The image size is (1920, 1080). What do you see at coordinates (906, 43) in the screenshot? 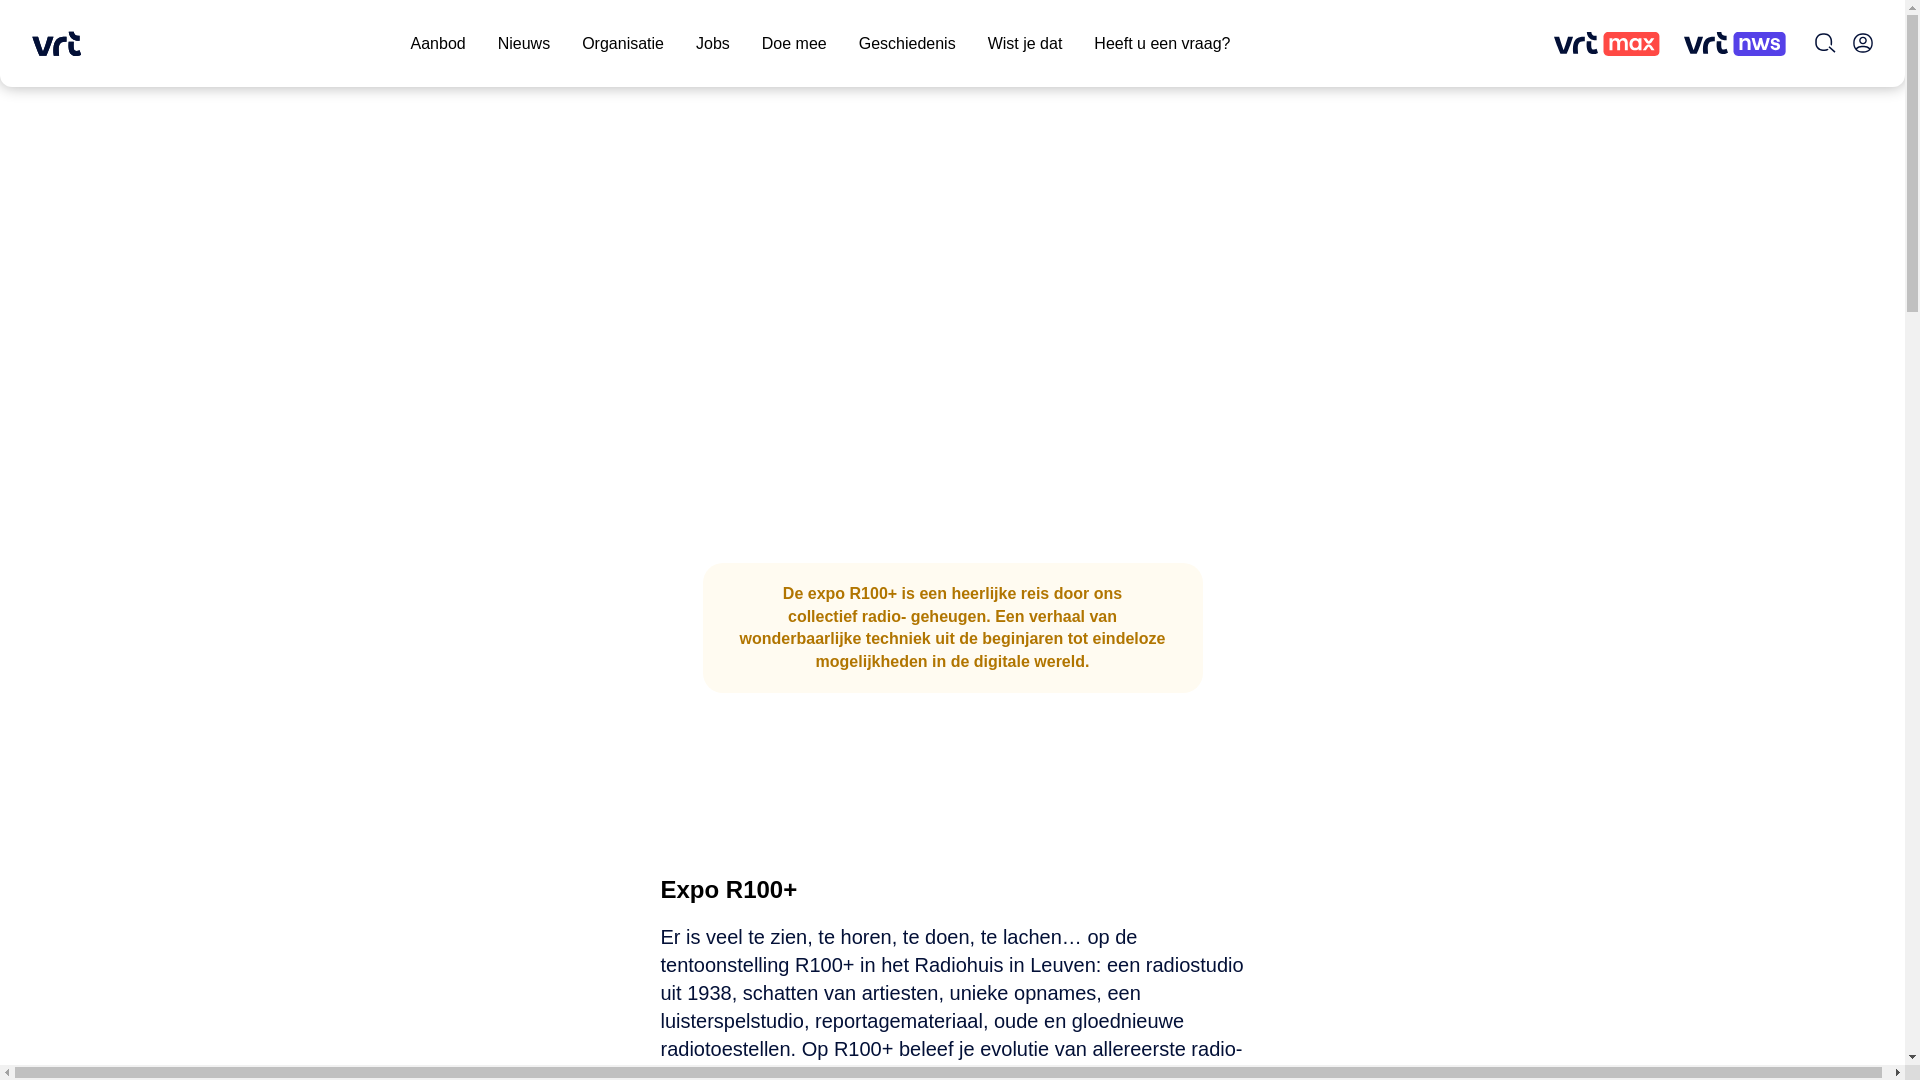
I see `'Geschiedenis'` at bounding box center [906, 43].